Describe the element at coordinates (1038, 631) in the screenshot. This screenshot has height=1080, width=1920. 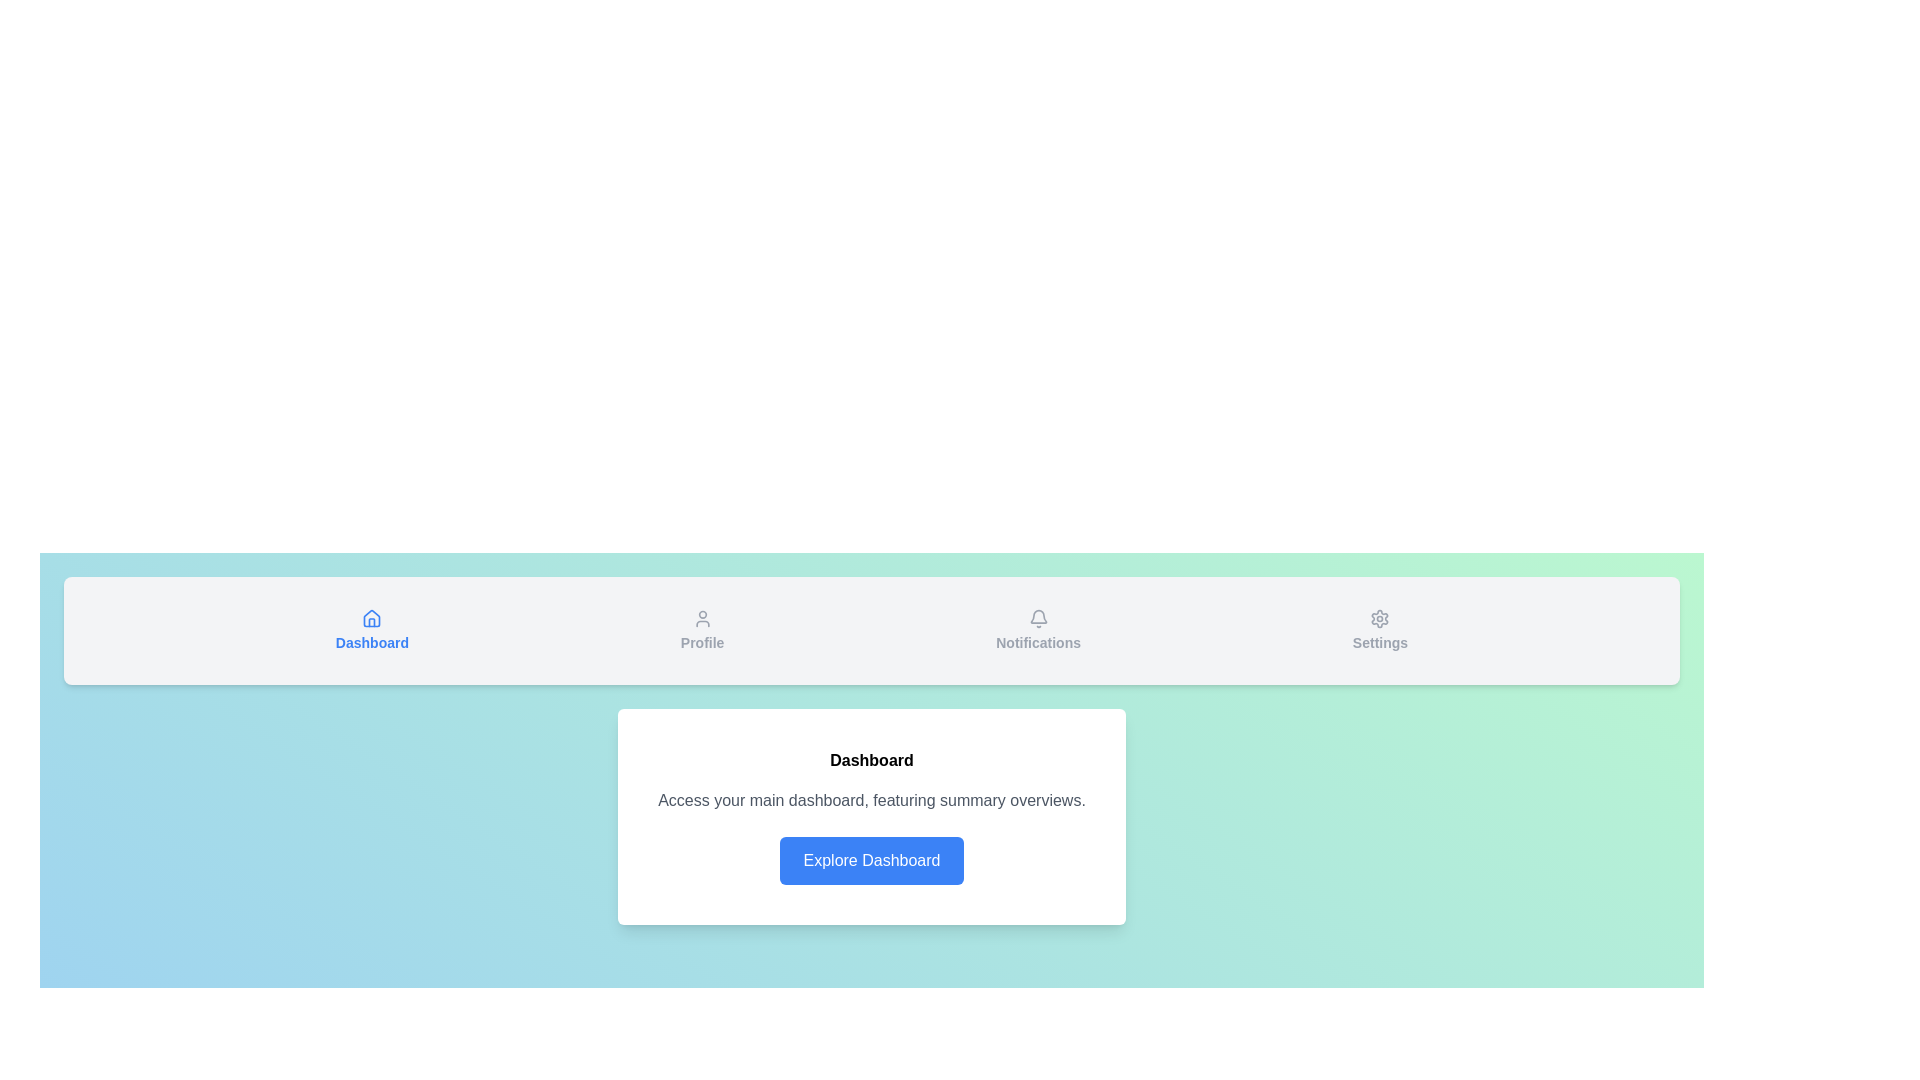
I see `the tab labeled Notifications to view its content` at that location.